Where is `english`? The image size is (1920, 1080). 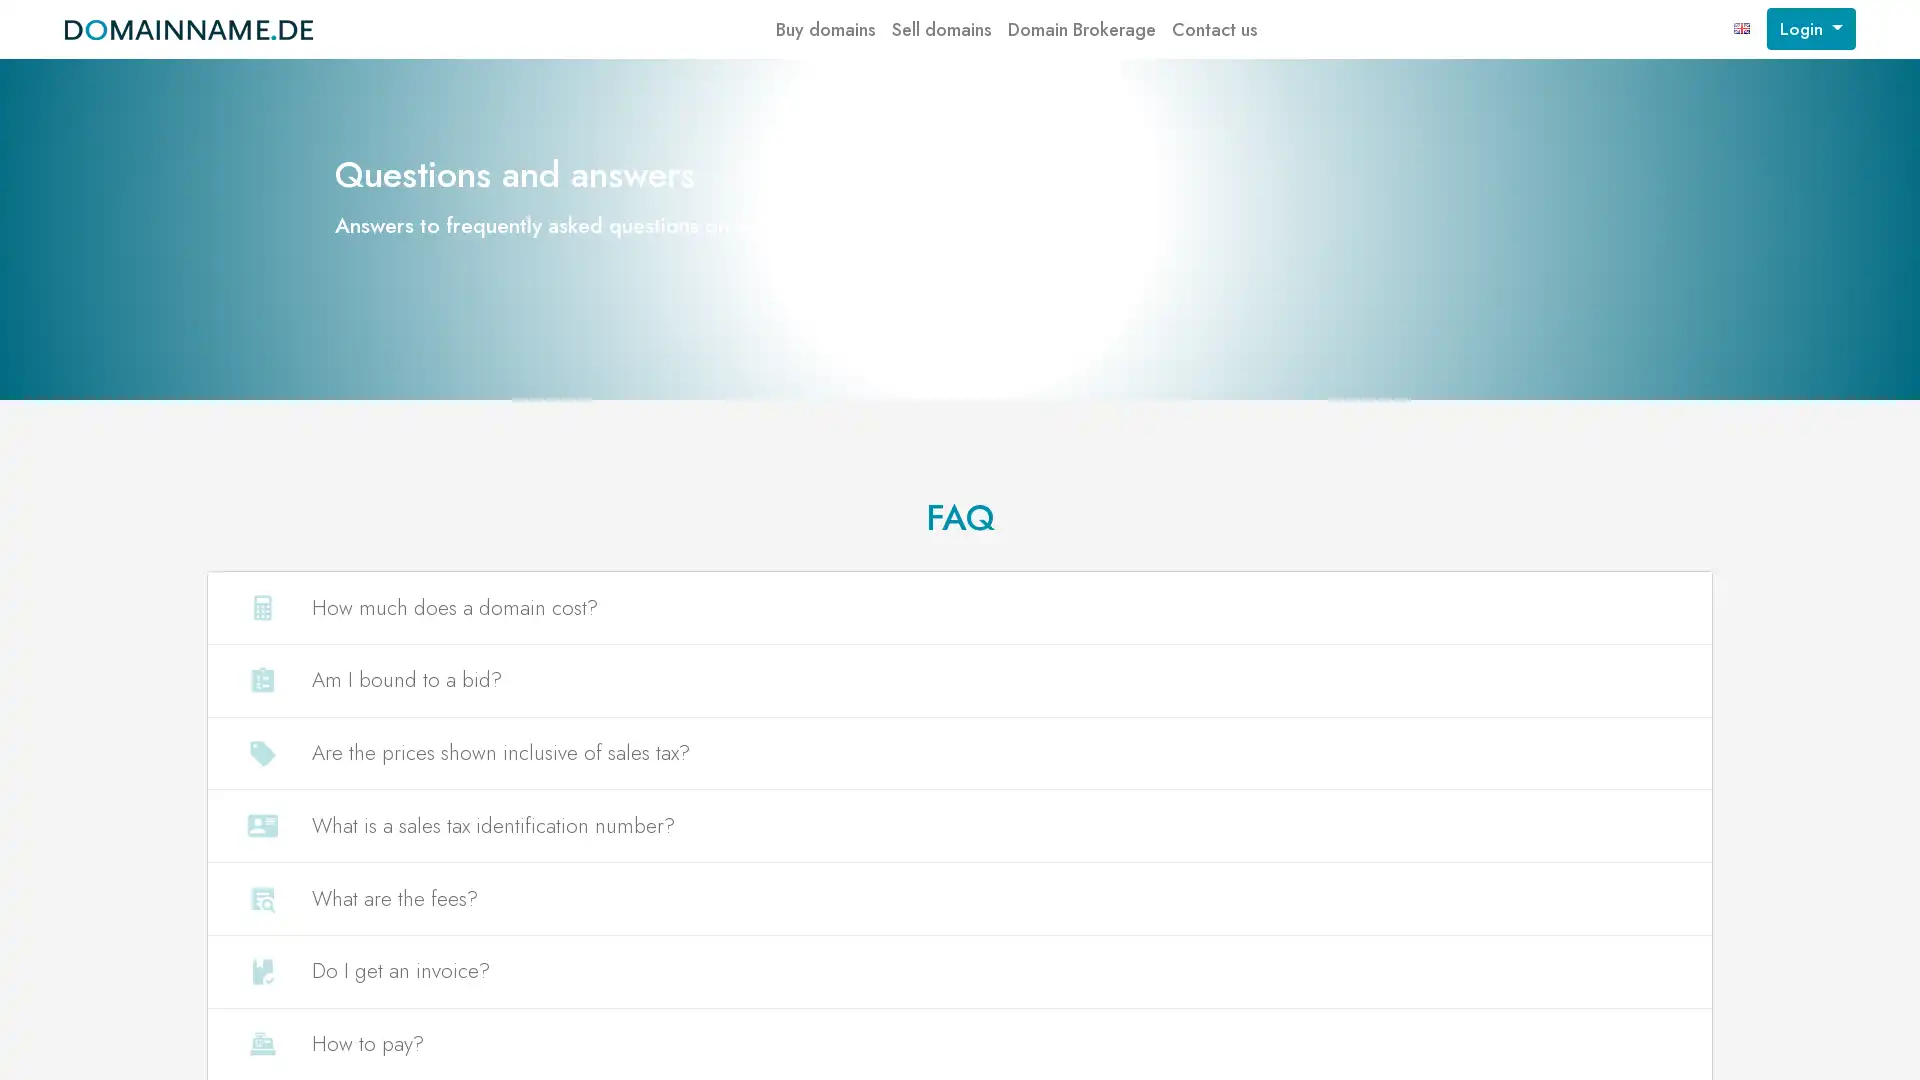
english is located at coordinates (1741, 29).